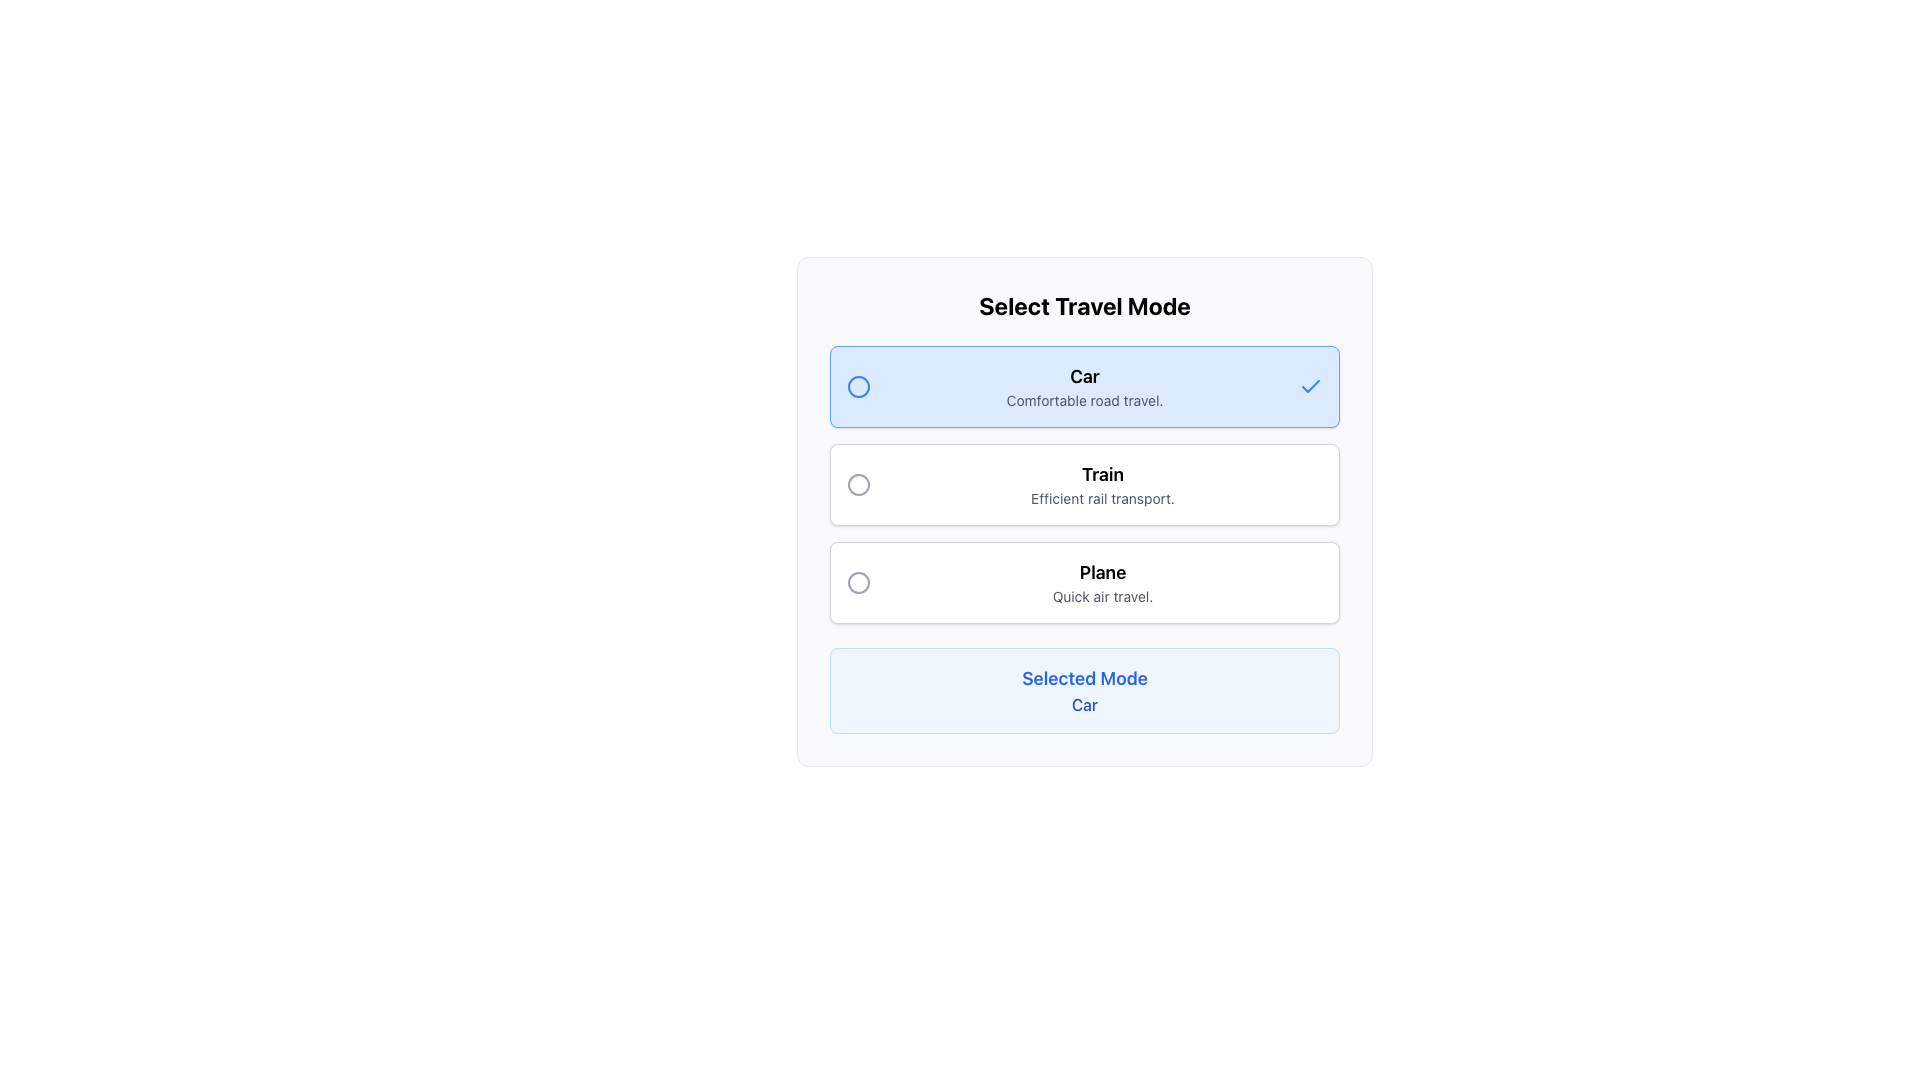 The image size is (1920, 1080). Describe the element at coordinates (1102, 485) in the screenshot. I see `the 'Train' travel mode option in the Text and Icon Selector Item` at that location.